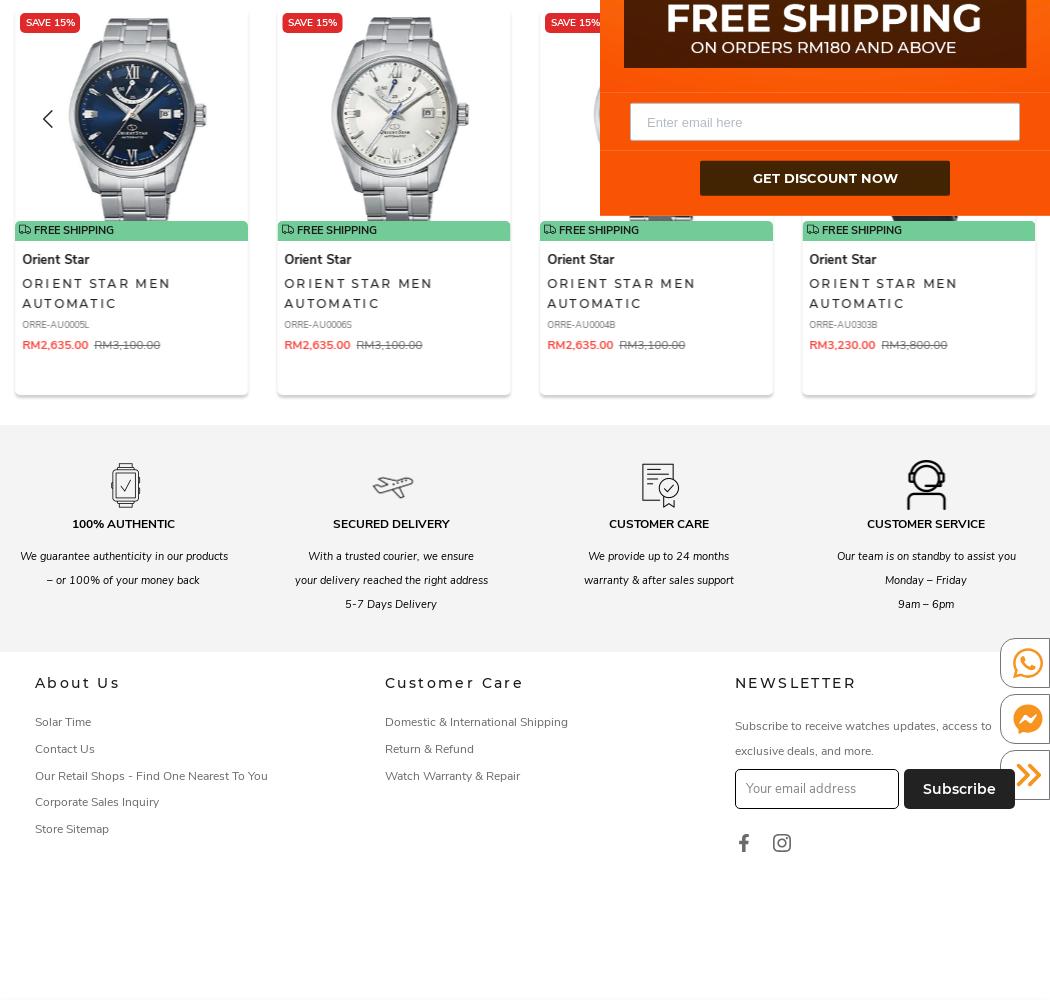 The image size is (1050, 1000). What do you see at coordinates (62, 720) in the screenshot?
I see `'Solar Time'` at bounding box center [62, 720].